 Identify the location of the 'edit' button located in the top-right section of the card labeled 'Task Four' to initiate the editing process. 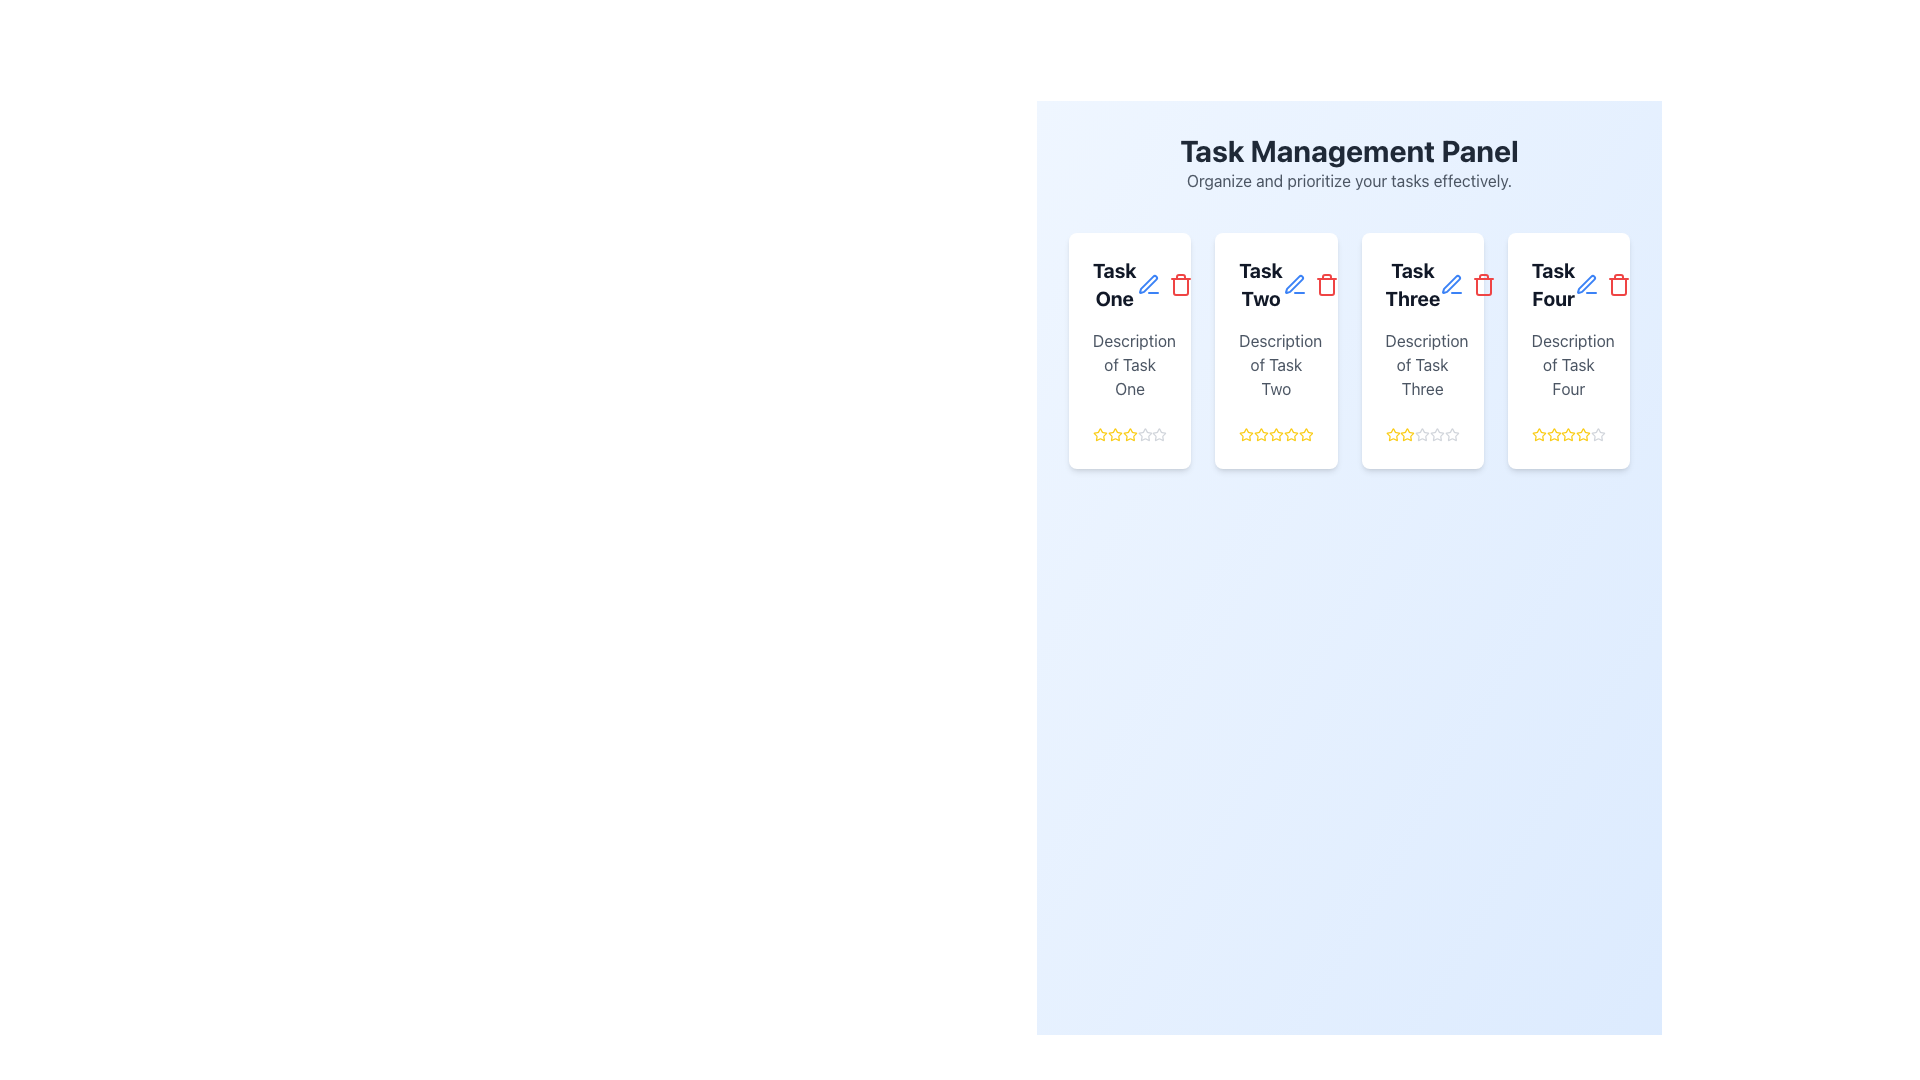
(1586, 285).